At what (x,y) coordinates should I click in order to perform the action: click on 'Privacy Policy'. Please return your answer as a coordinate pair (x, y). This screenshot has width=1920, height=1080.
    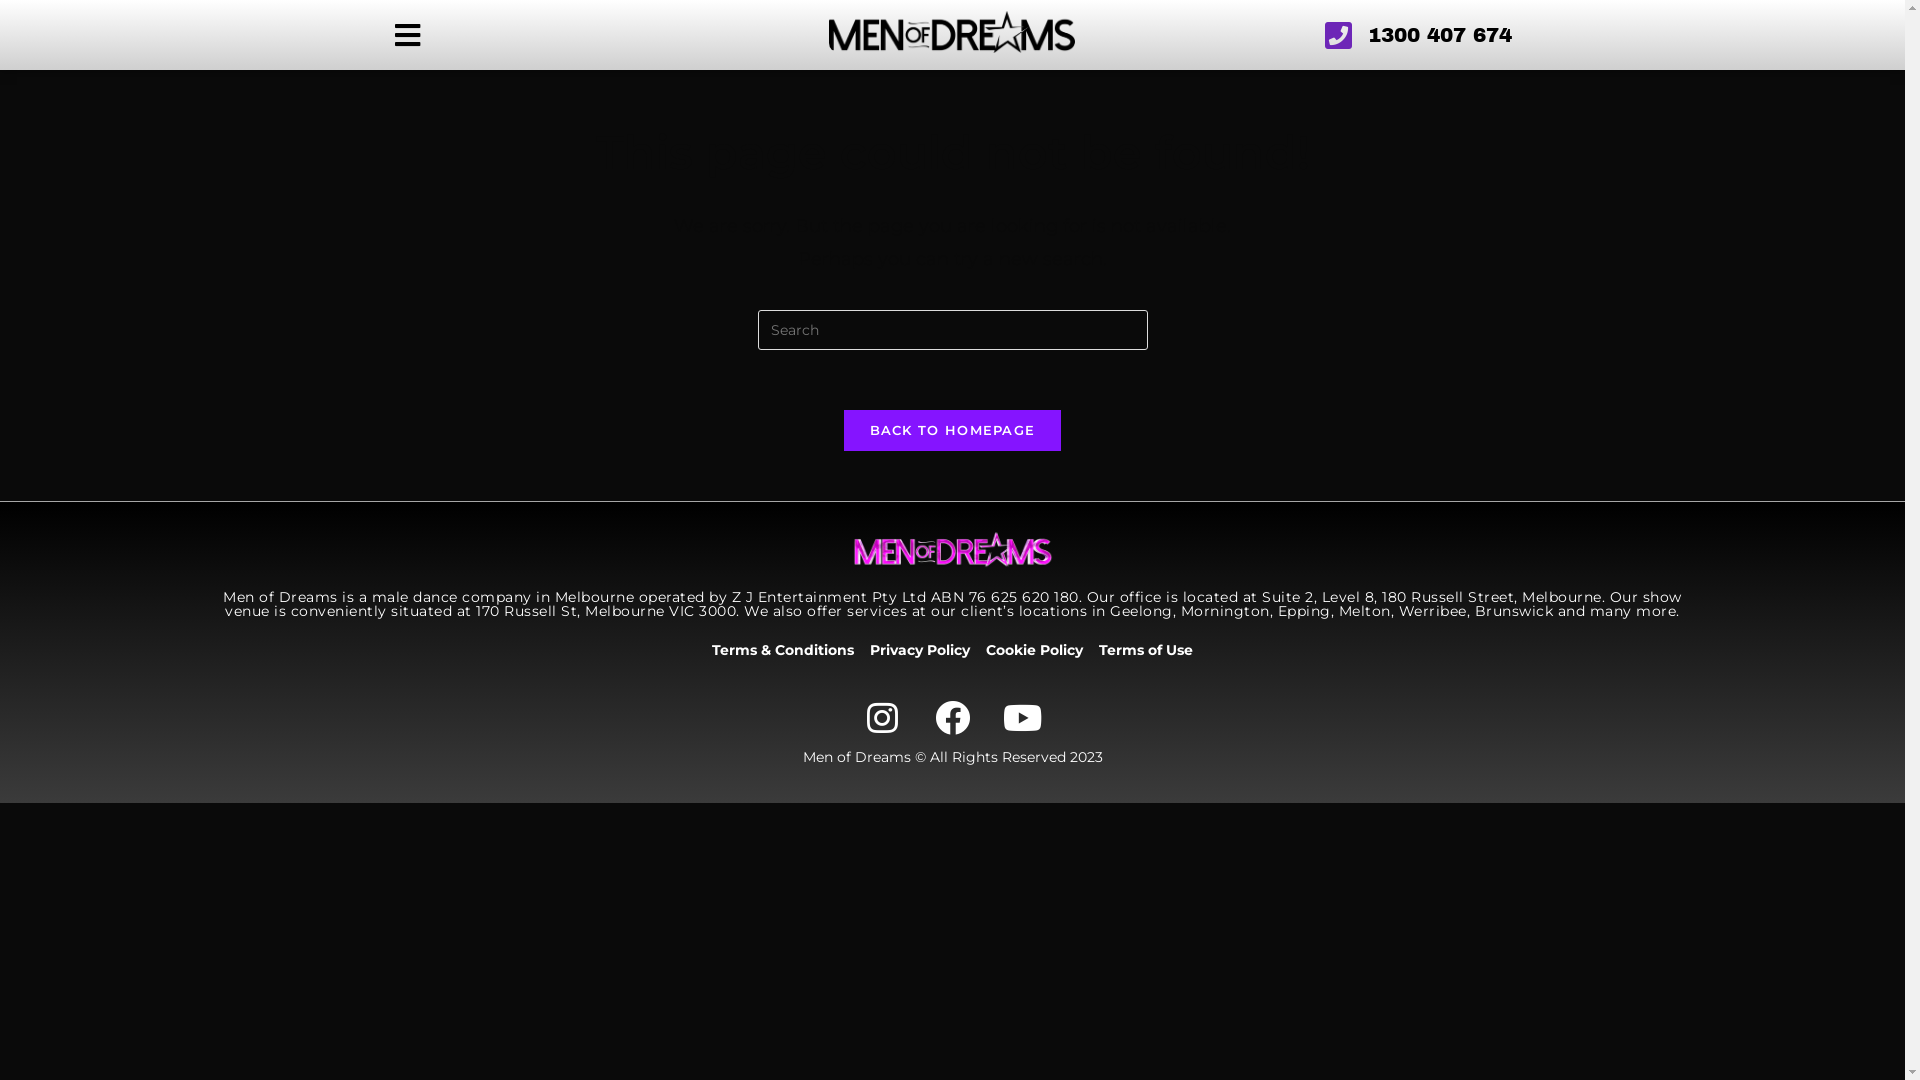
    Looking at the image, I should click on (919, 650).